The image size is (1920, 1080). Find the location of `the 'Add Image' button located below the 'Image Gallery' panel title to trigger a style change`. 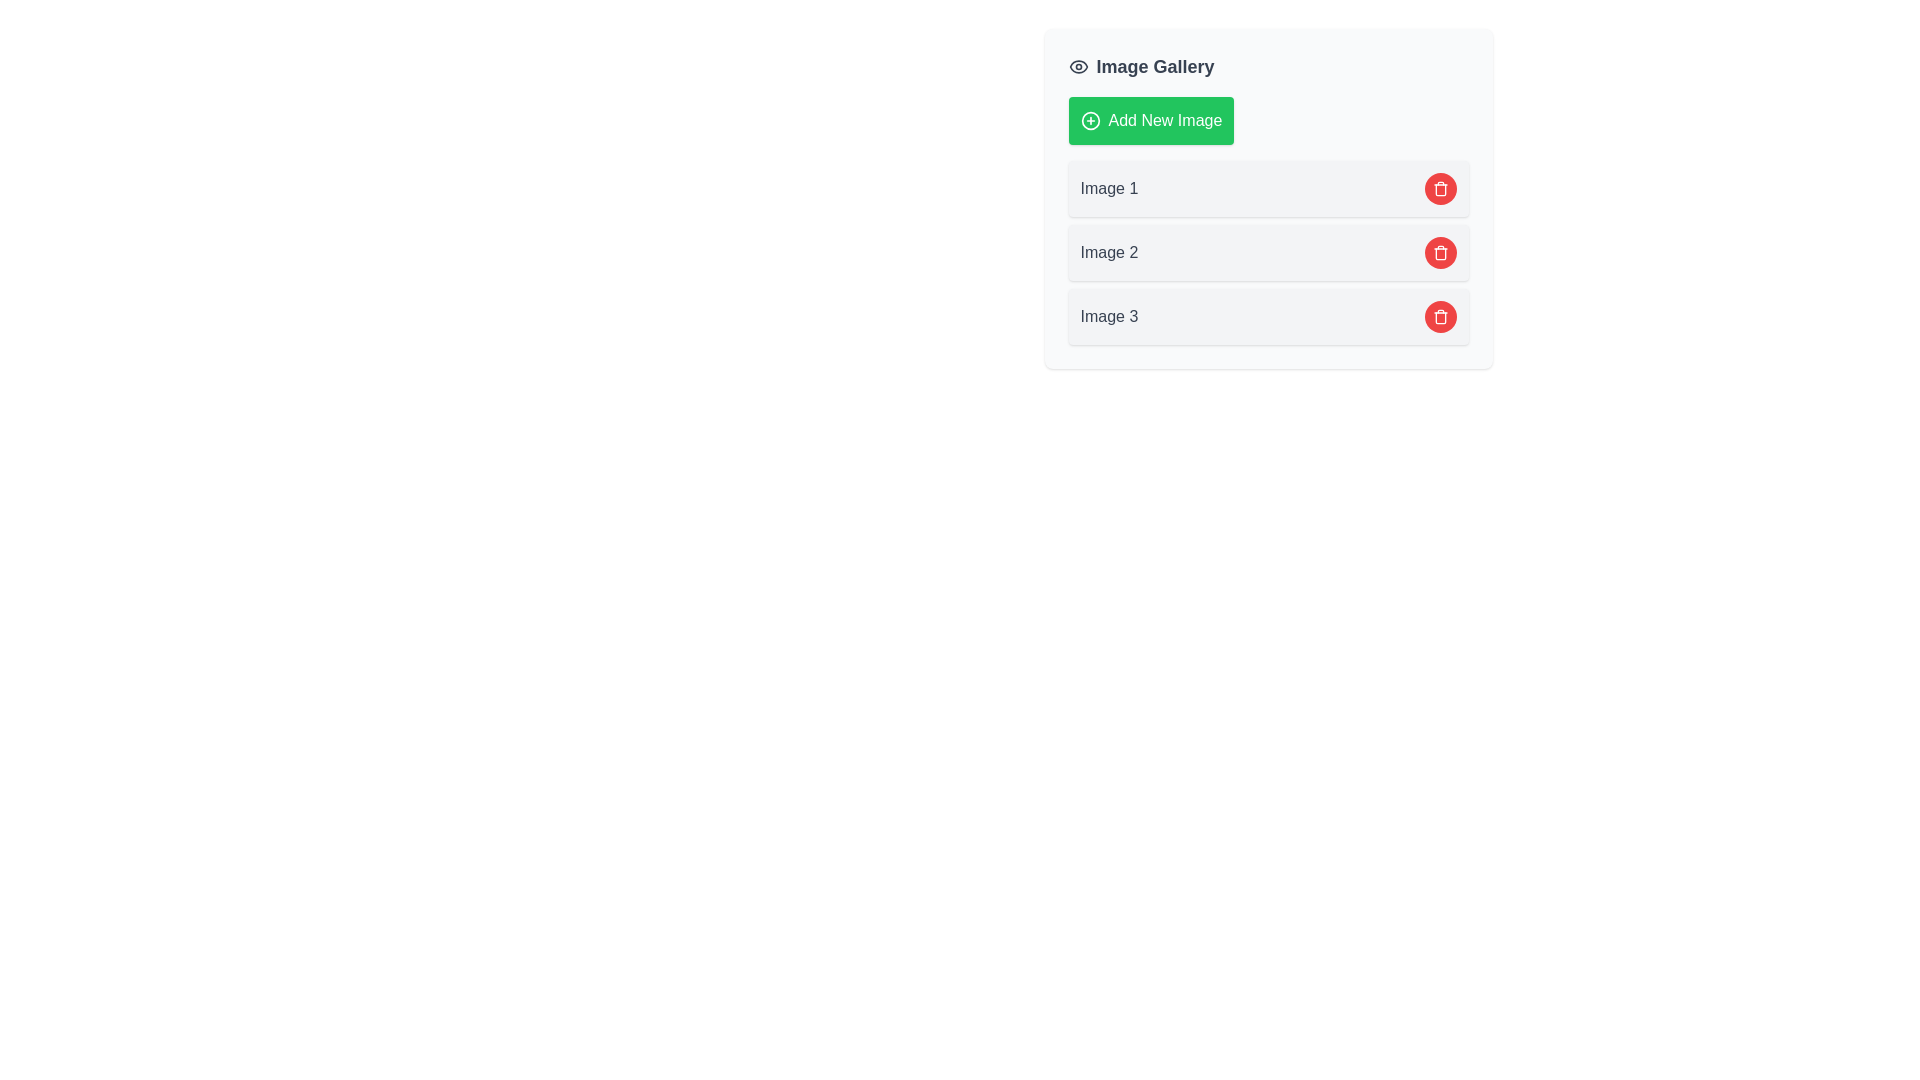

the 'Add Image' button located below the 'Image Gallery' panel title to trigger a style change is located at coordinates (1151, 120).